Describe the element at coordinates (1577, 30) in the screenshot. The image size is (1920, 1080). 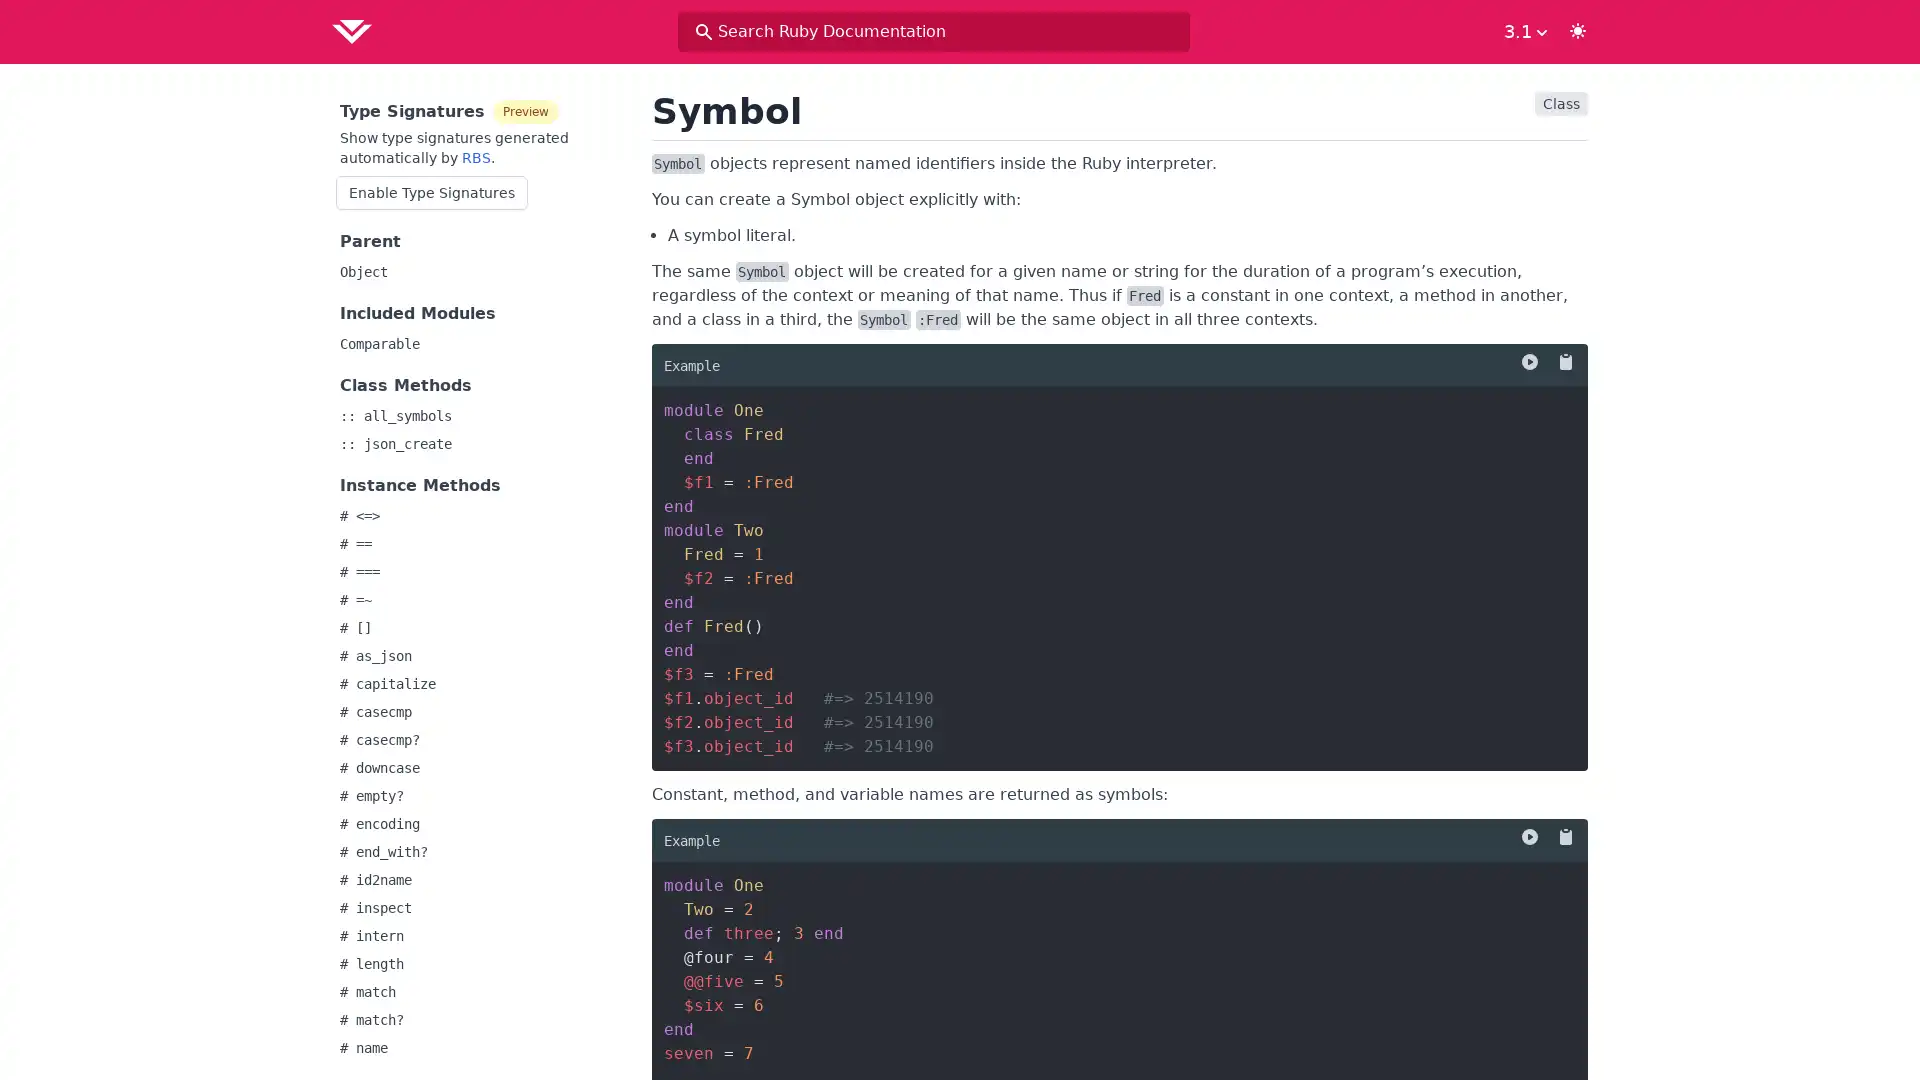
I see `Toggle theme` at that location.